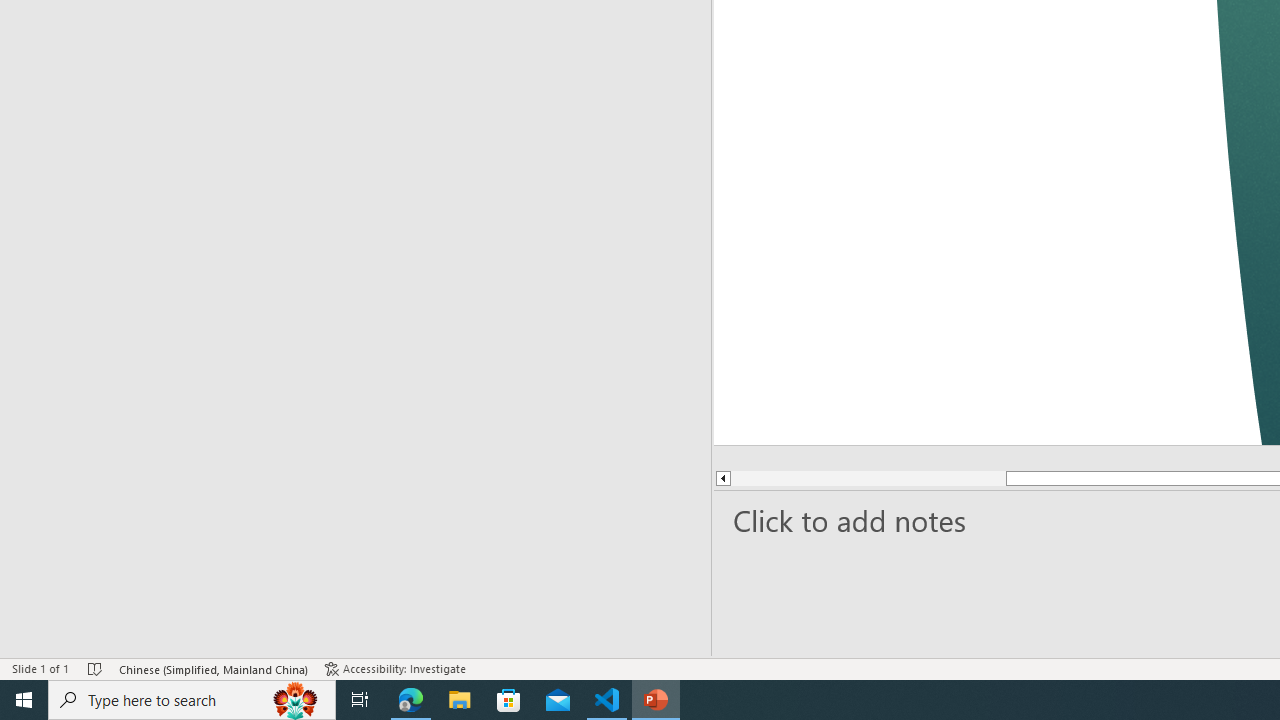  What do you see at coordinates (868, 478) in the screenshot?
I see `'Page up'` at bounding box center [868, 478].